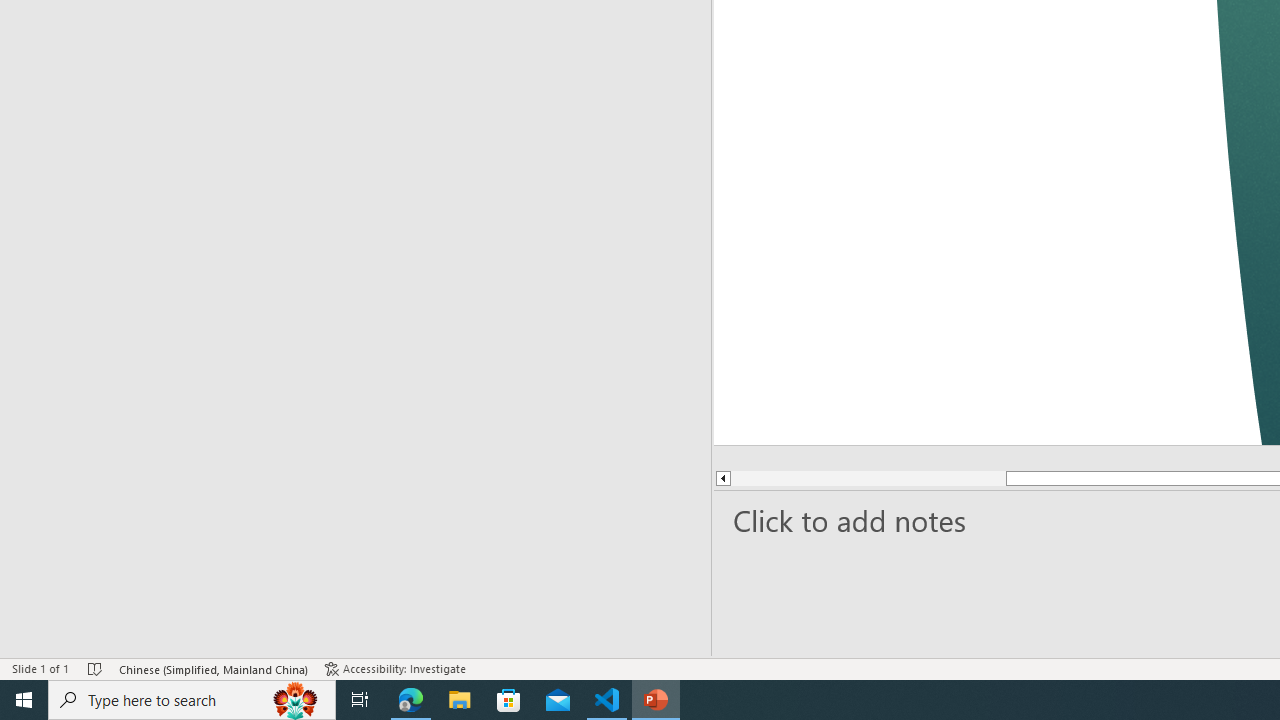  What do you see at coordinates (868, 478) in the screenshot?
I see `'Page up'` at bounding box center [868, 478].